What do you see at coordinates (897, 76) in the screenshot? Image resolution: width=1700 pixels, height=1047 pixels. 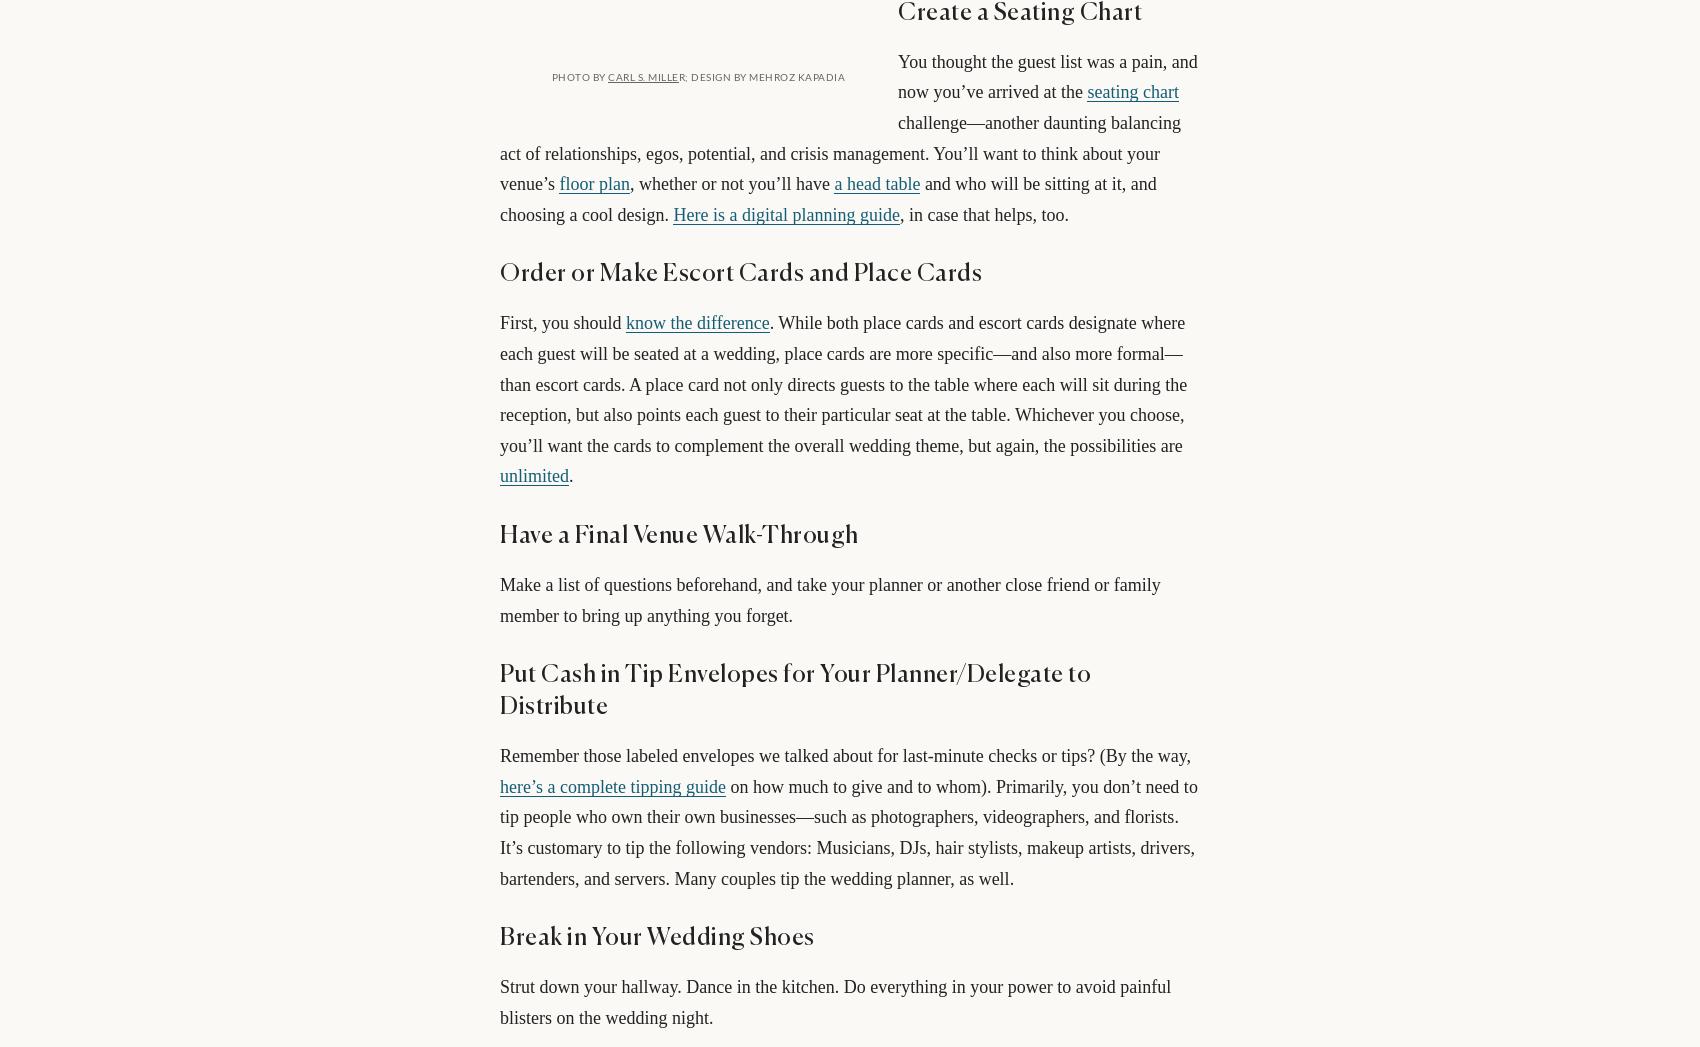 I see `'You thought the guest list was a pain, and now you’ve arrived at the'` at bounding box center [897, 76].